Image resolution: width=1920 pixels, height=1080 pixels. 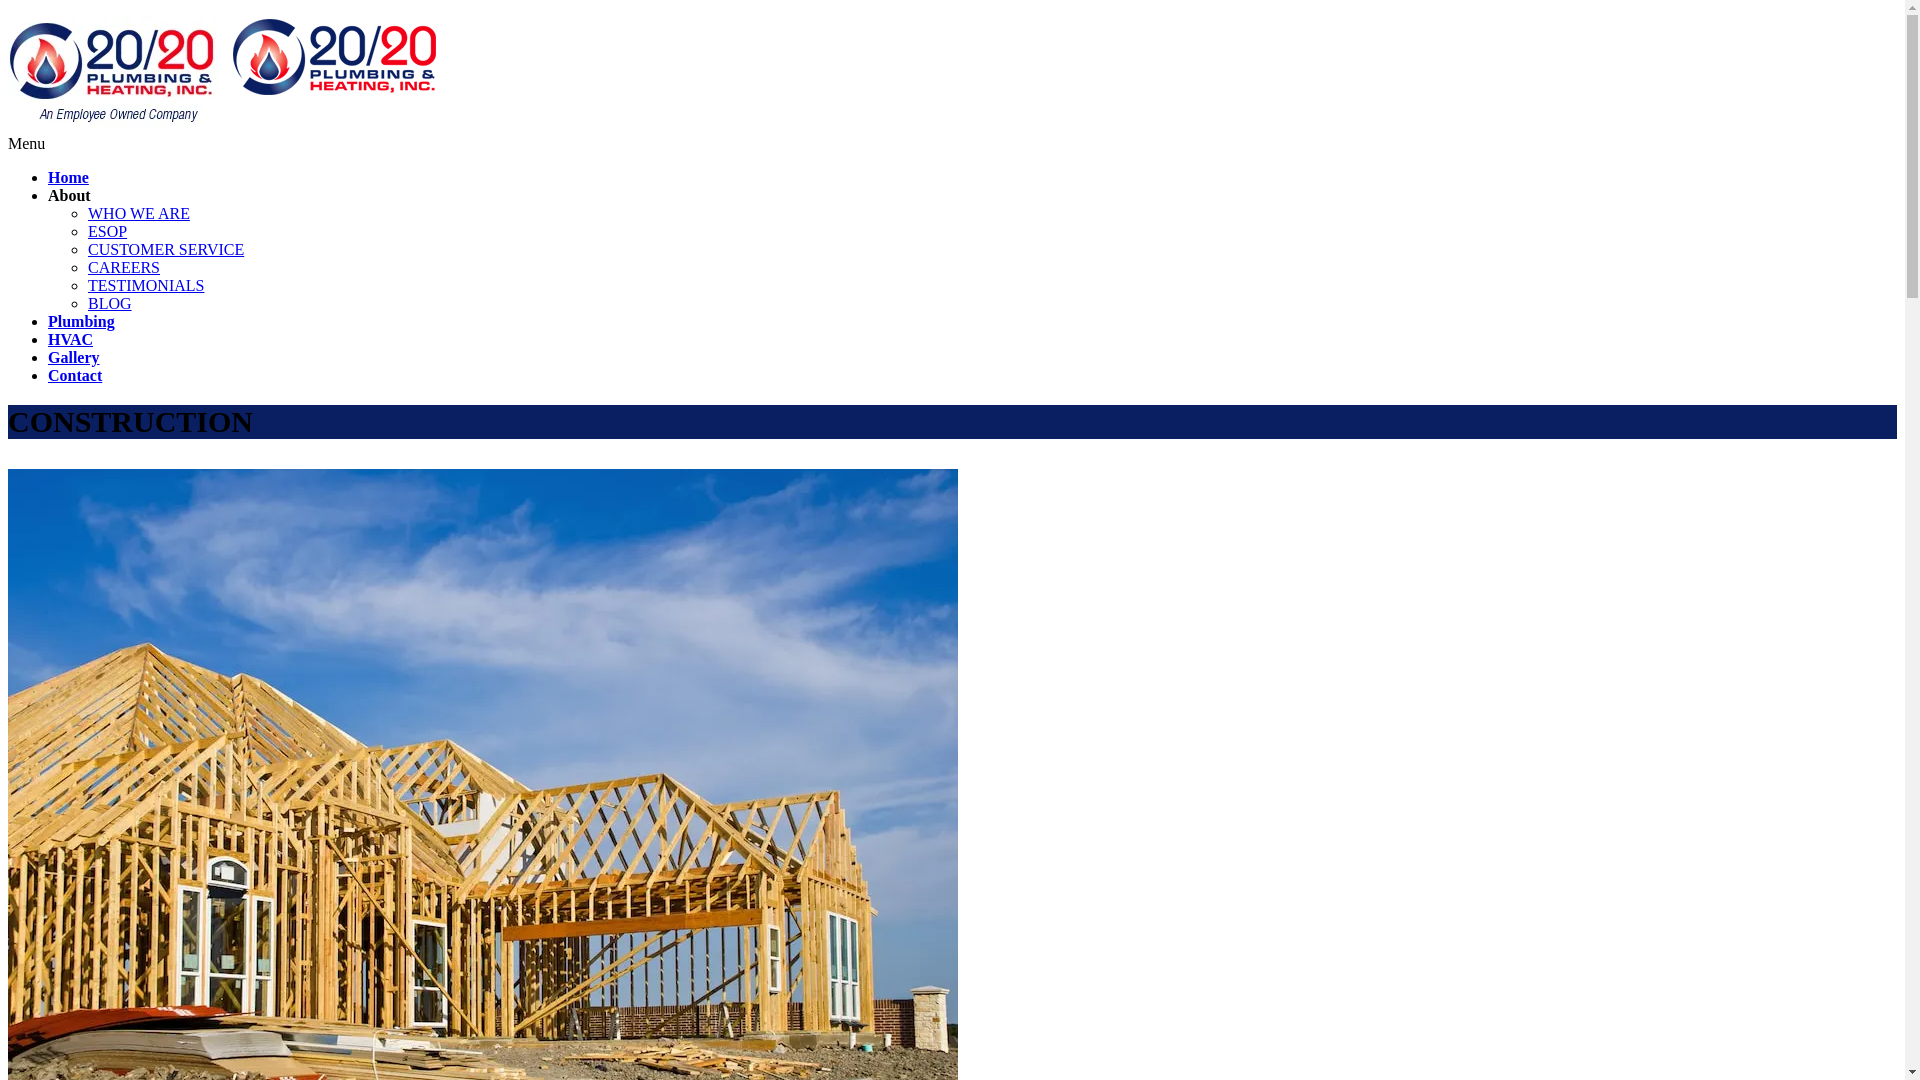 What do you see at coordinates (48, 176) in the screenshot?
I see `'Home'` at bounding box center [48, 176].